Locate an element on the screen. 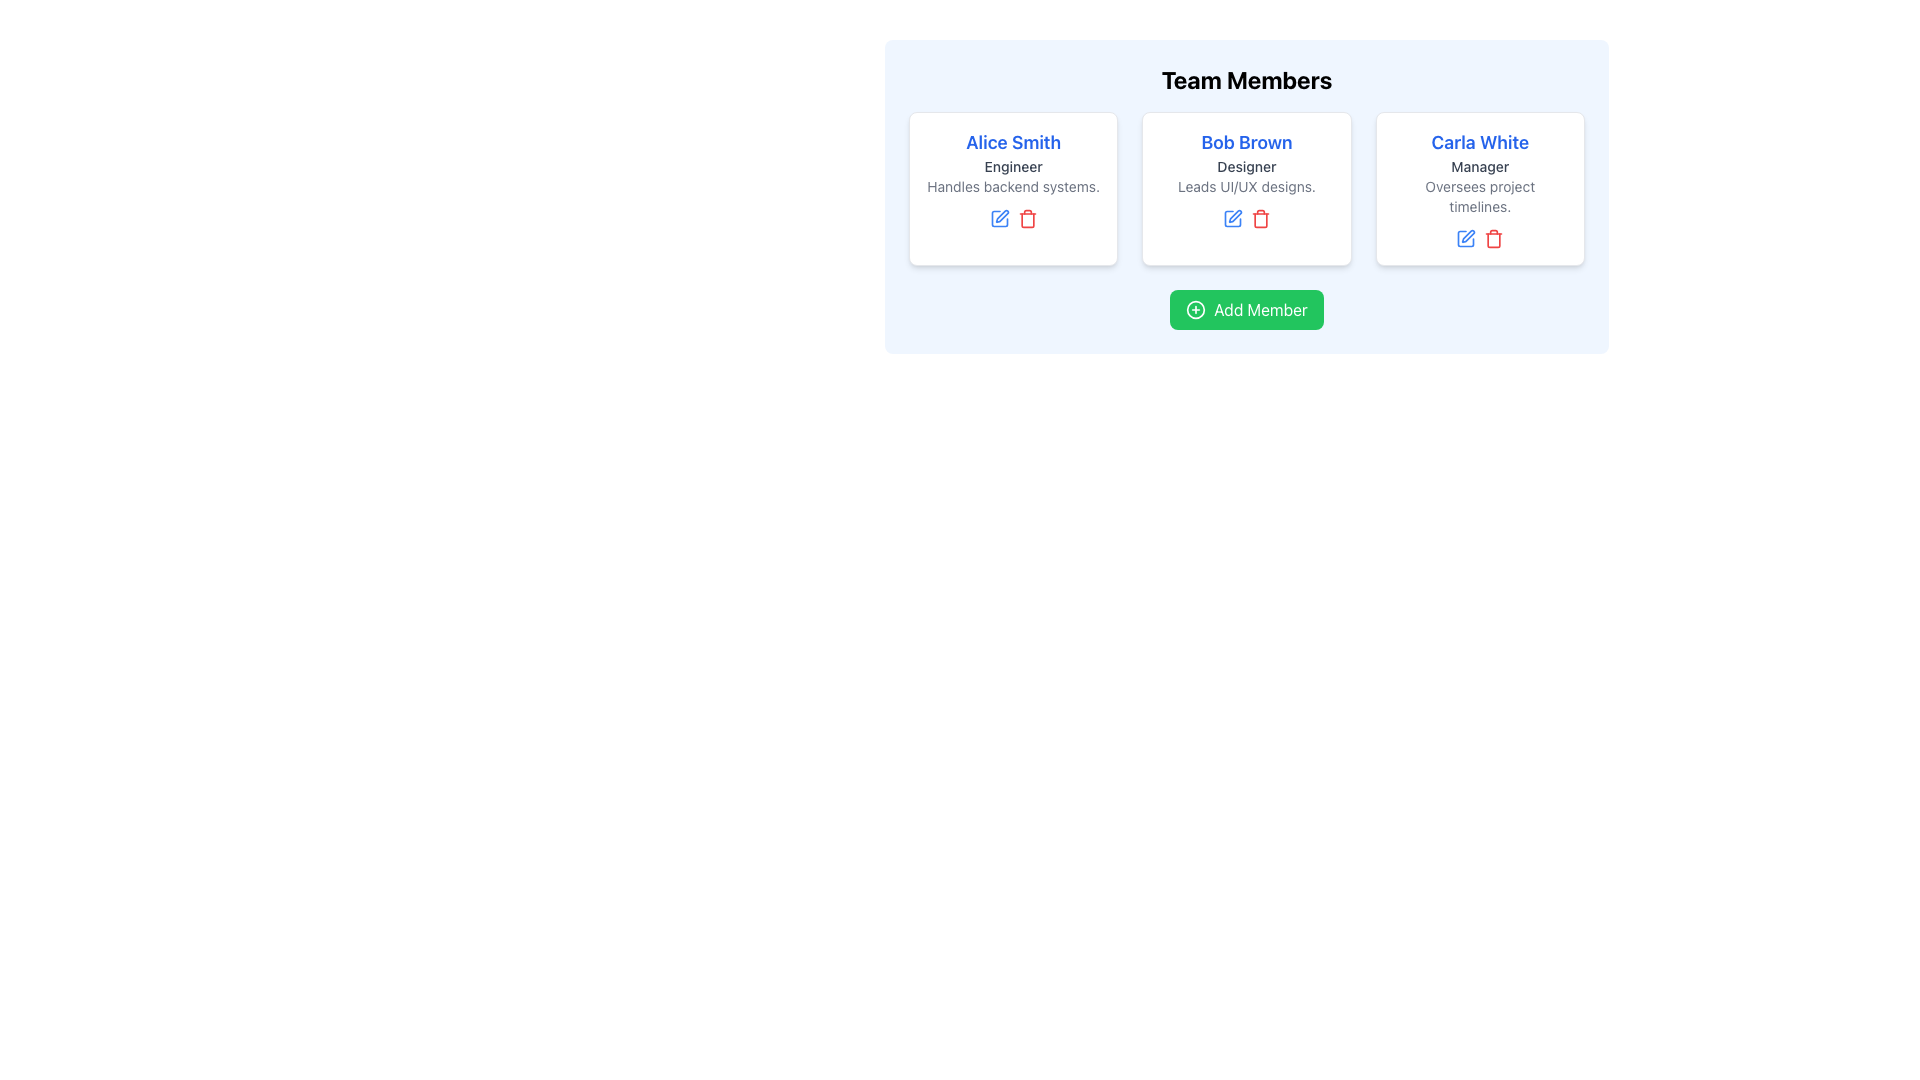  the sub-elements within the informational cards in the 'Team Members' section, specifically targeting the center of the grid layout containing the cards is located at coordinates (1246, 189).